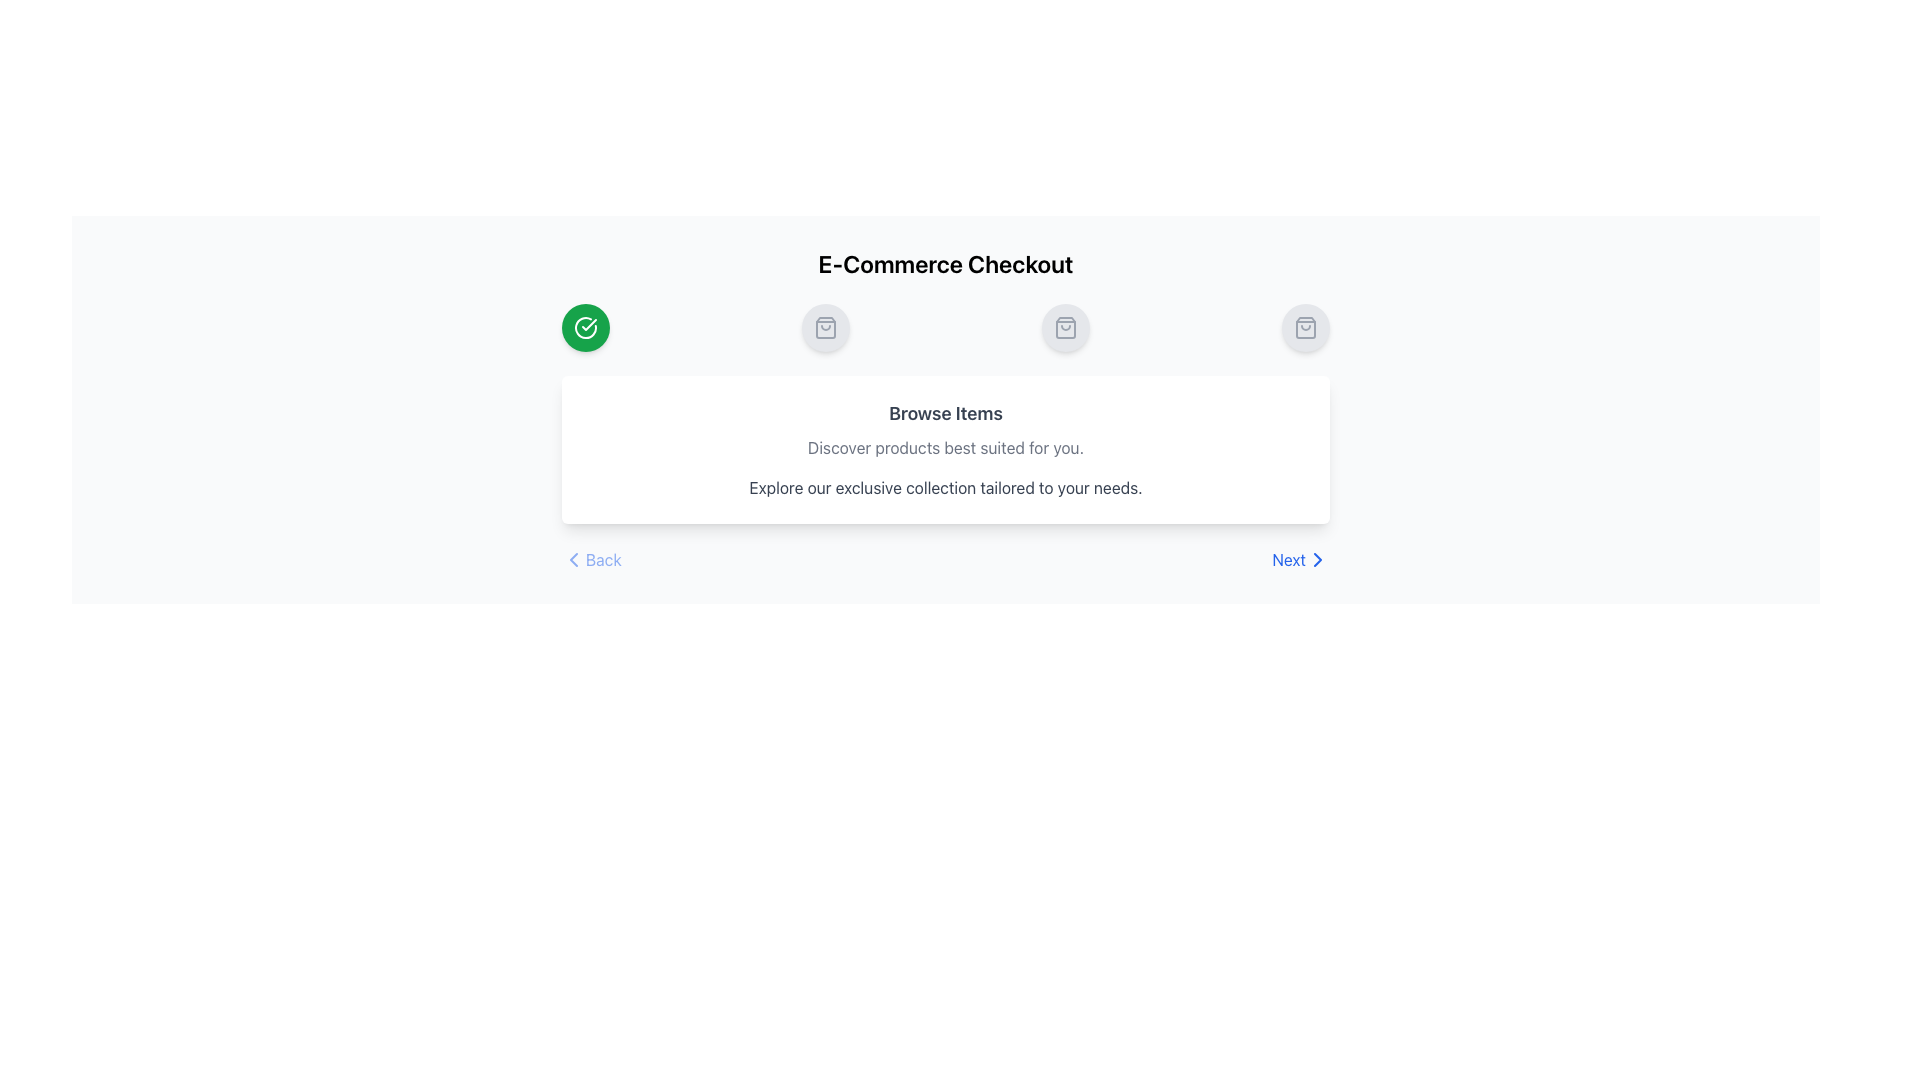  What do you see at coordinates (944, 446) in the screenshot?
I see `the text element that reads 'Discover products best suited for you.' which is positioned below the title 'Browse Items'` at bounding box center [944, 446].